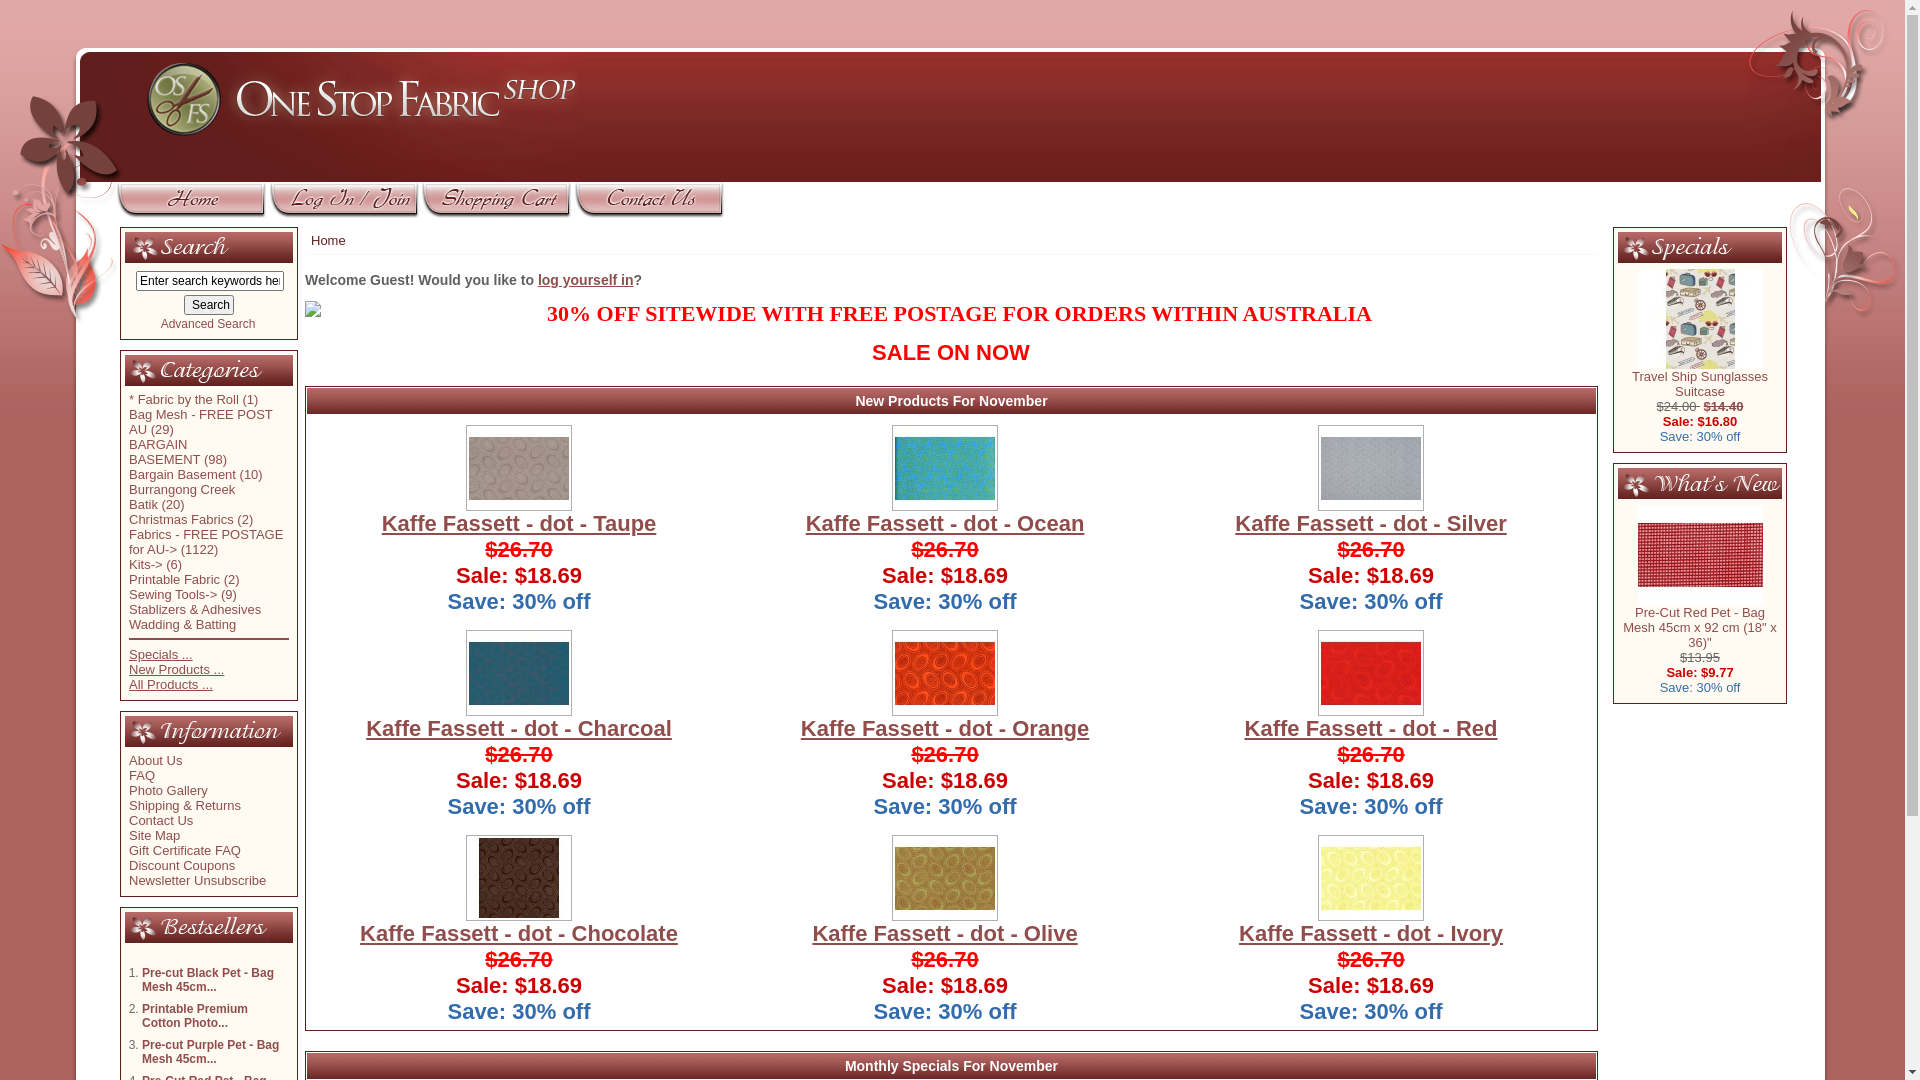 The image size is (1920, 1080). What do you see at coordinates (176, 669) in the screenshot?
I see `'New Products ...'` at bounding box center [176, 669].